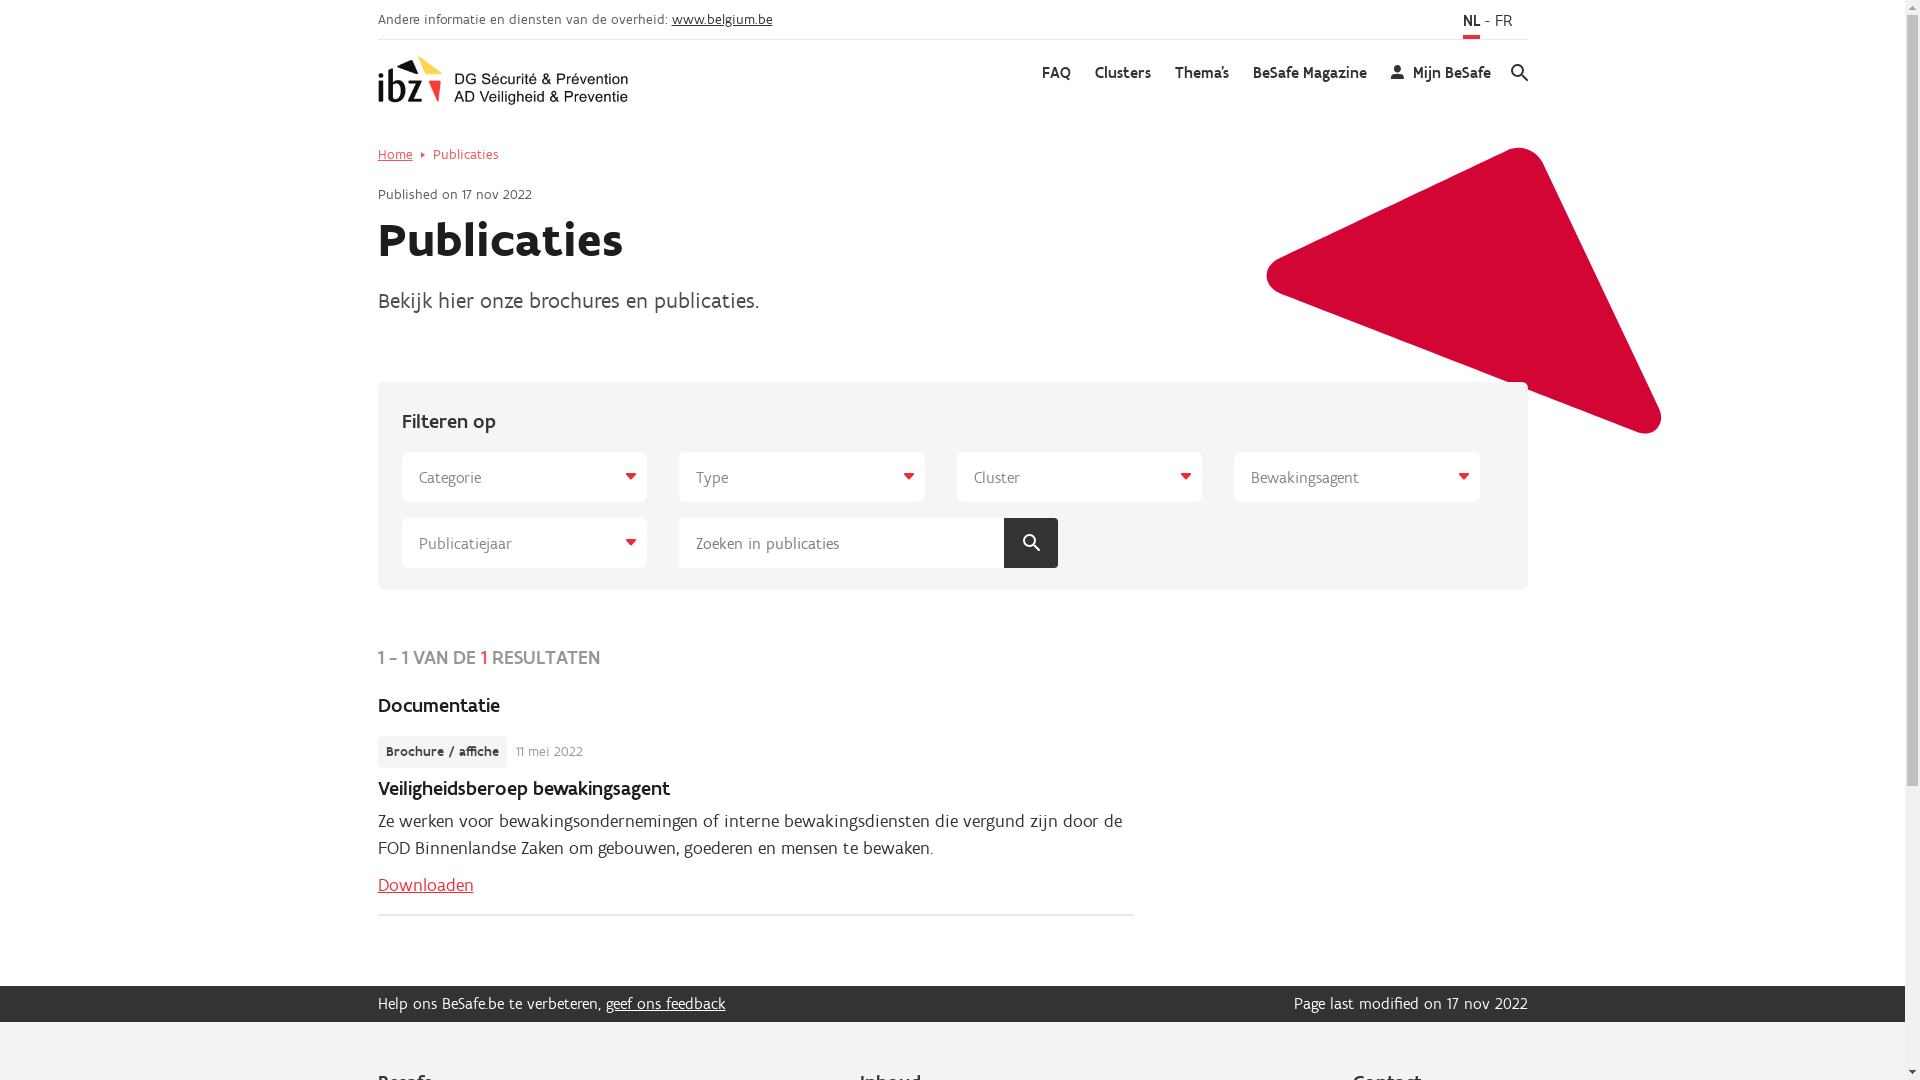  I want to click on 'Thema's', so click(1200, 72).